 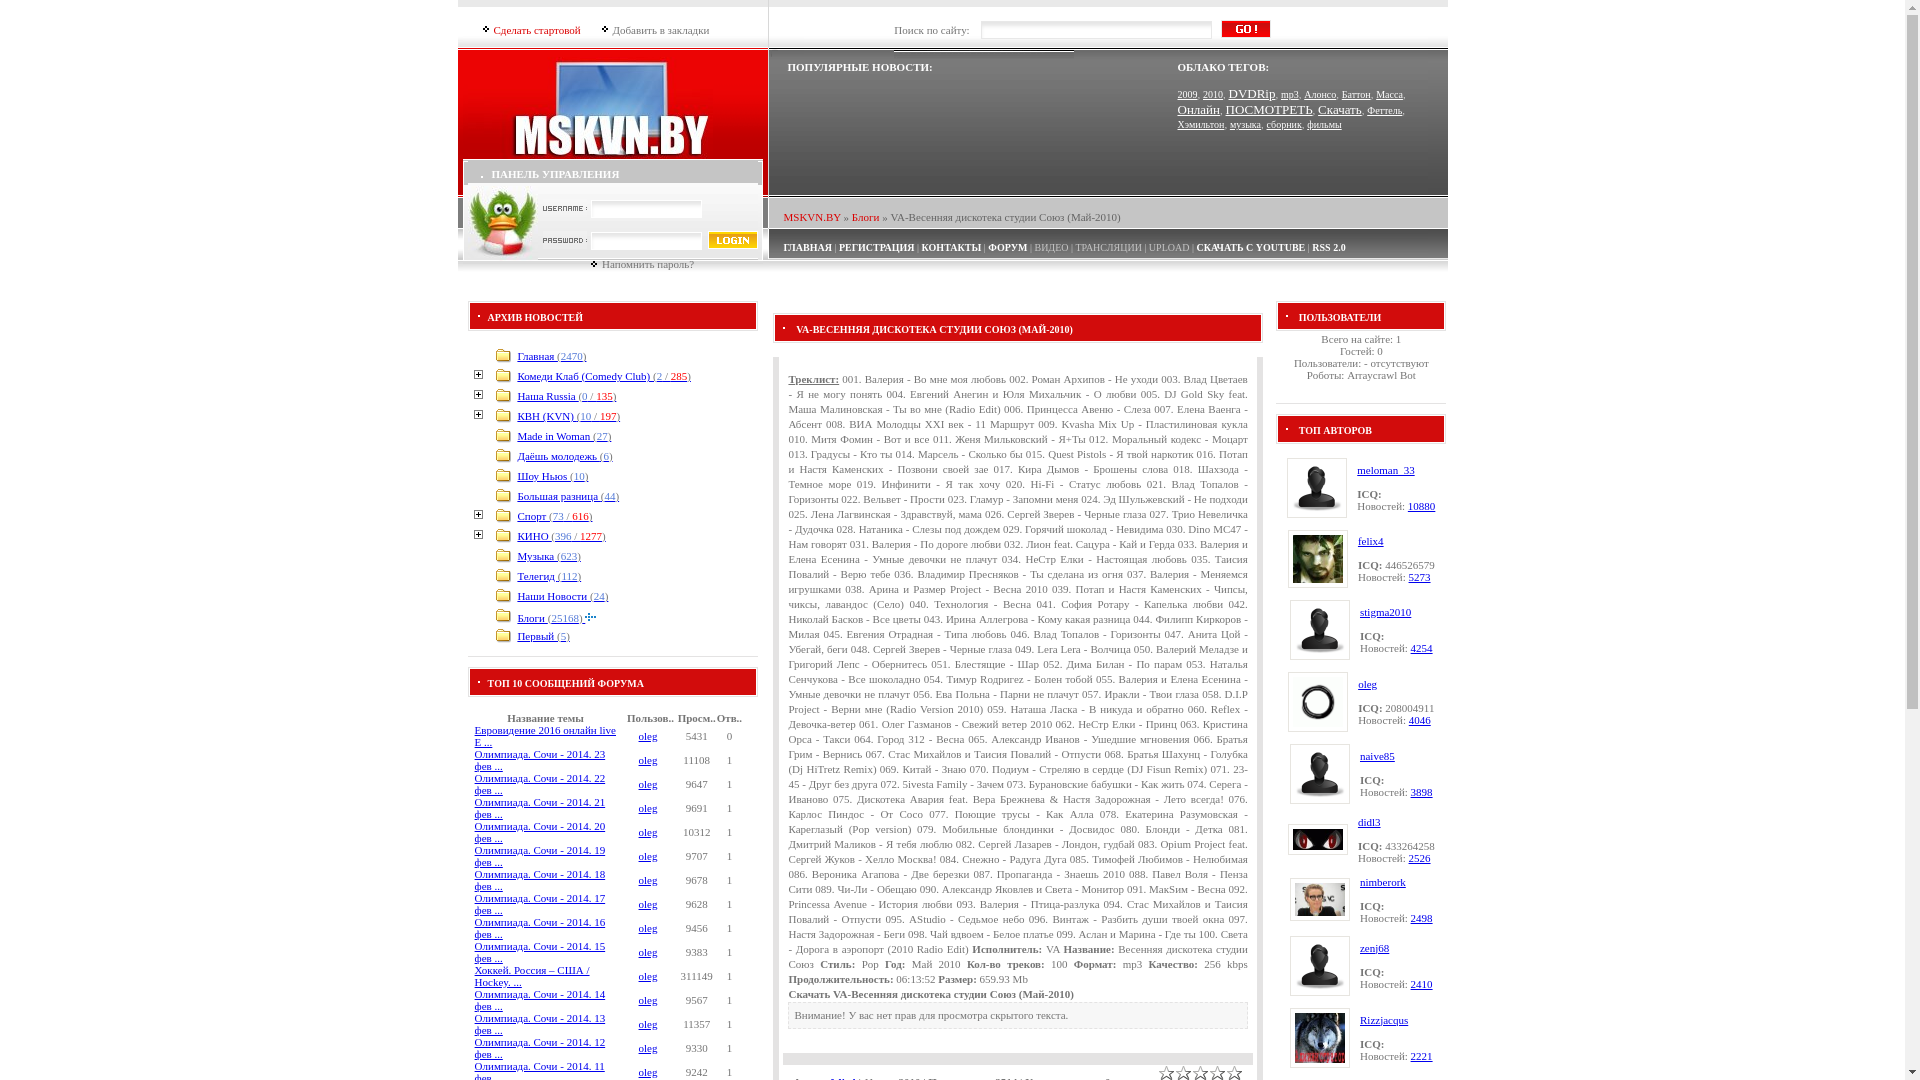 What do you see at coordinates (648, 1023) in the screenshot?
I see `'oleg'` at bounding box center [648, 1023].